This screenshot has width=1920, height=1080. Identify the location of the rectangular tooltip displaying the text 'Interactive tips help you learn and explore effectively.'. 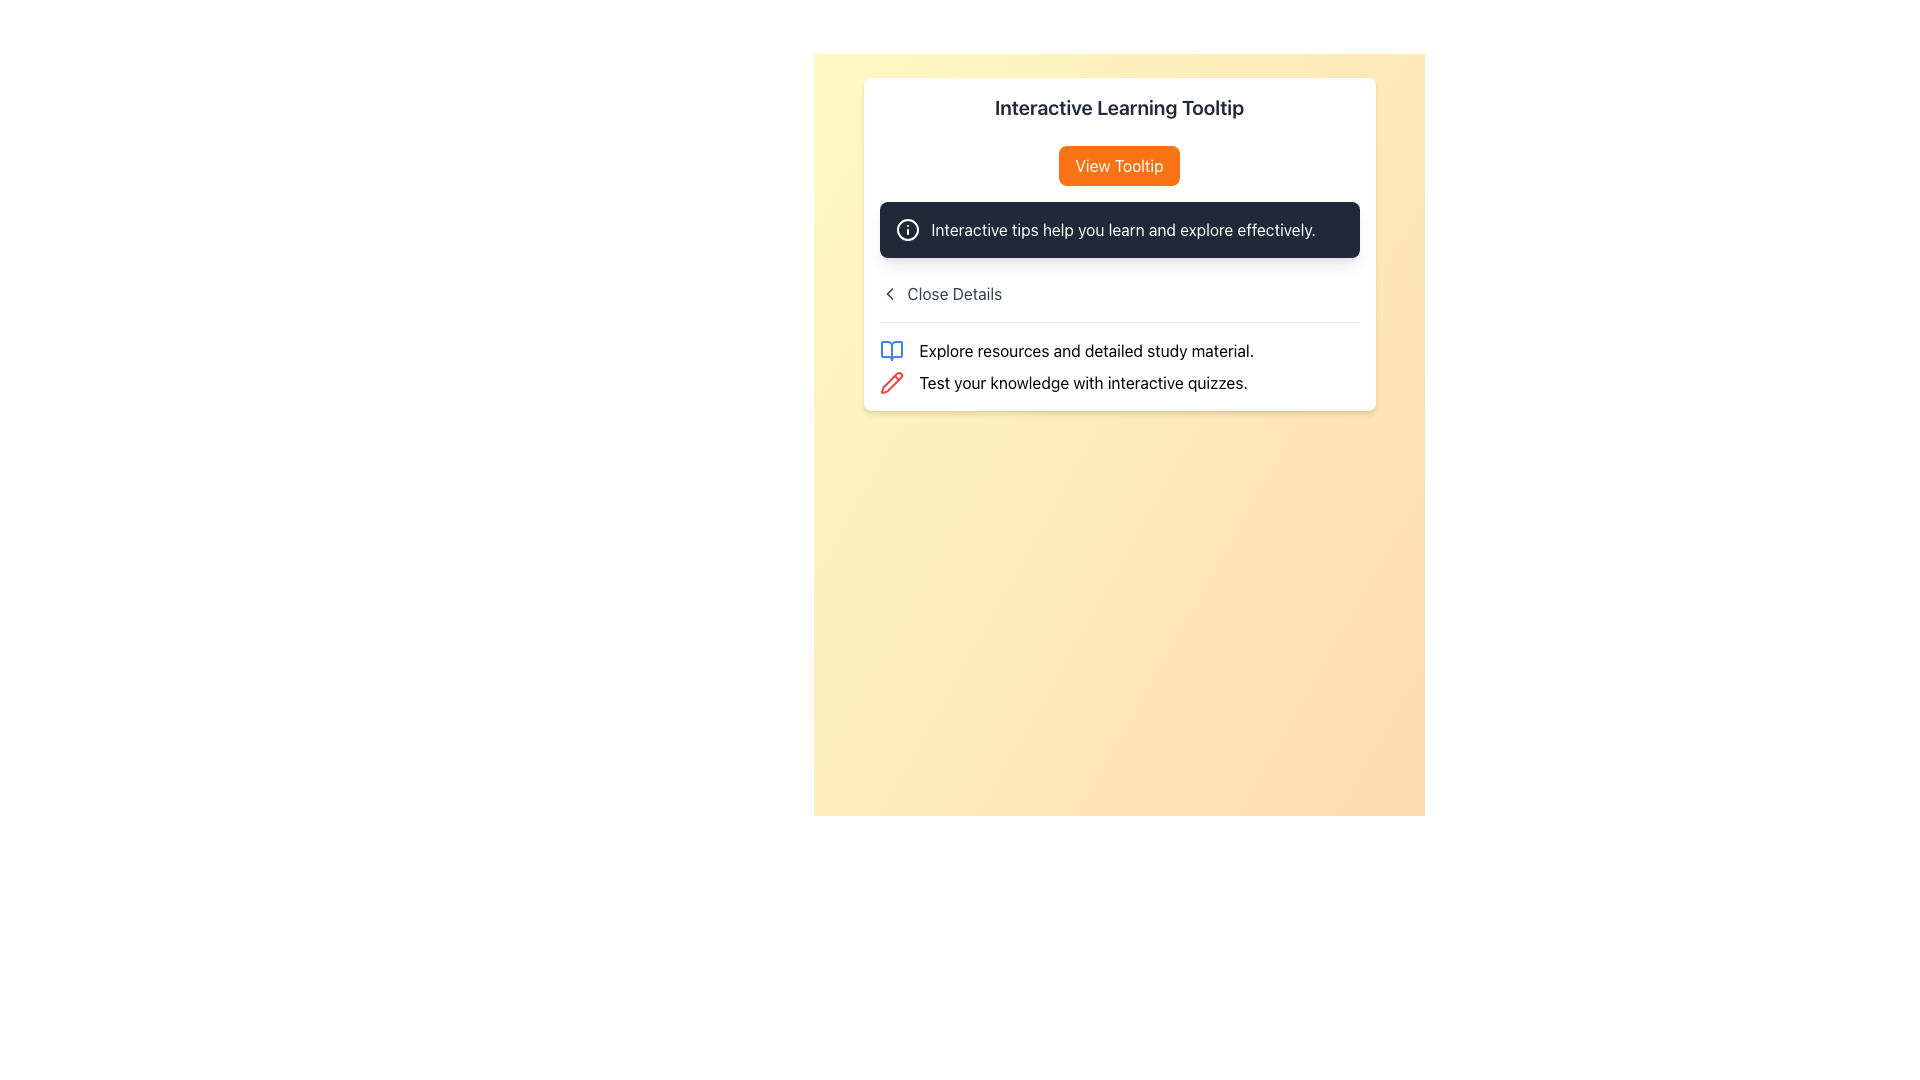
(1118, 229).